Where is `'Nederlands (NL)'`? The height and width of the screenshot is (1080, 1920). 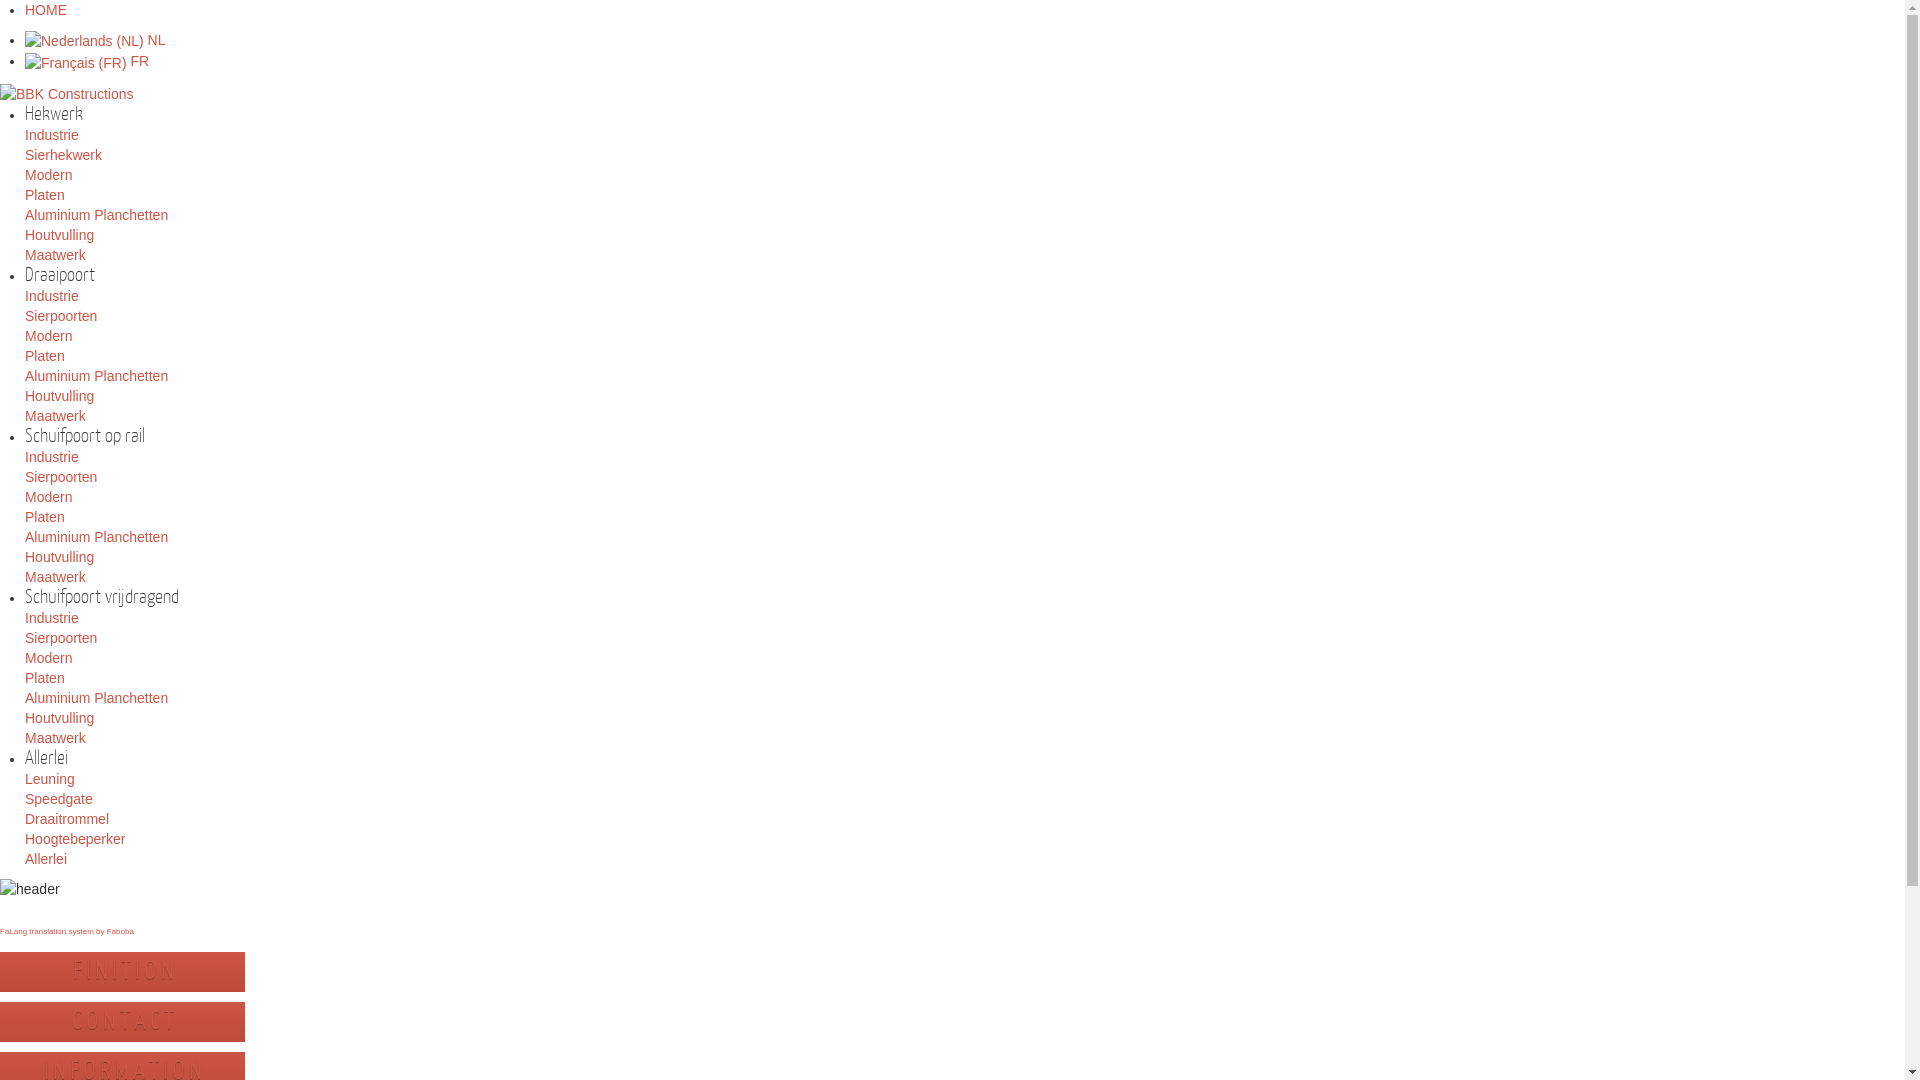
'Nederlands (NL)' is located at coordinates (83, 41).